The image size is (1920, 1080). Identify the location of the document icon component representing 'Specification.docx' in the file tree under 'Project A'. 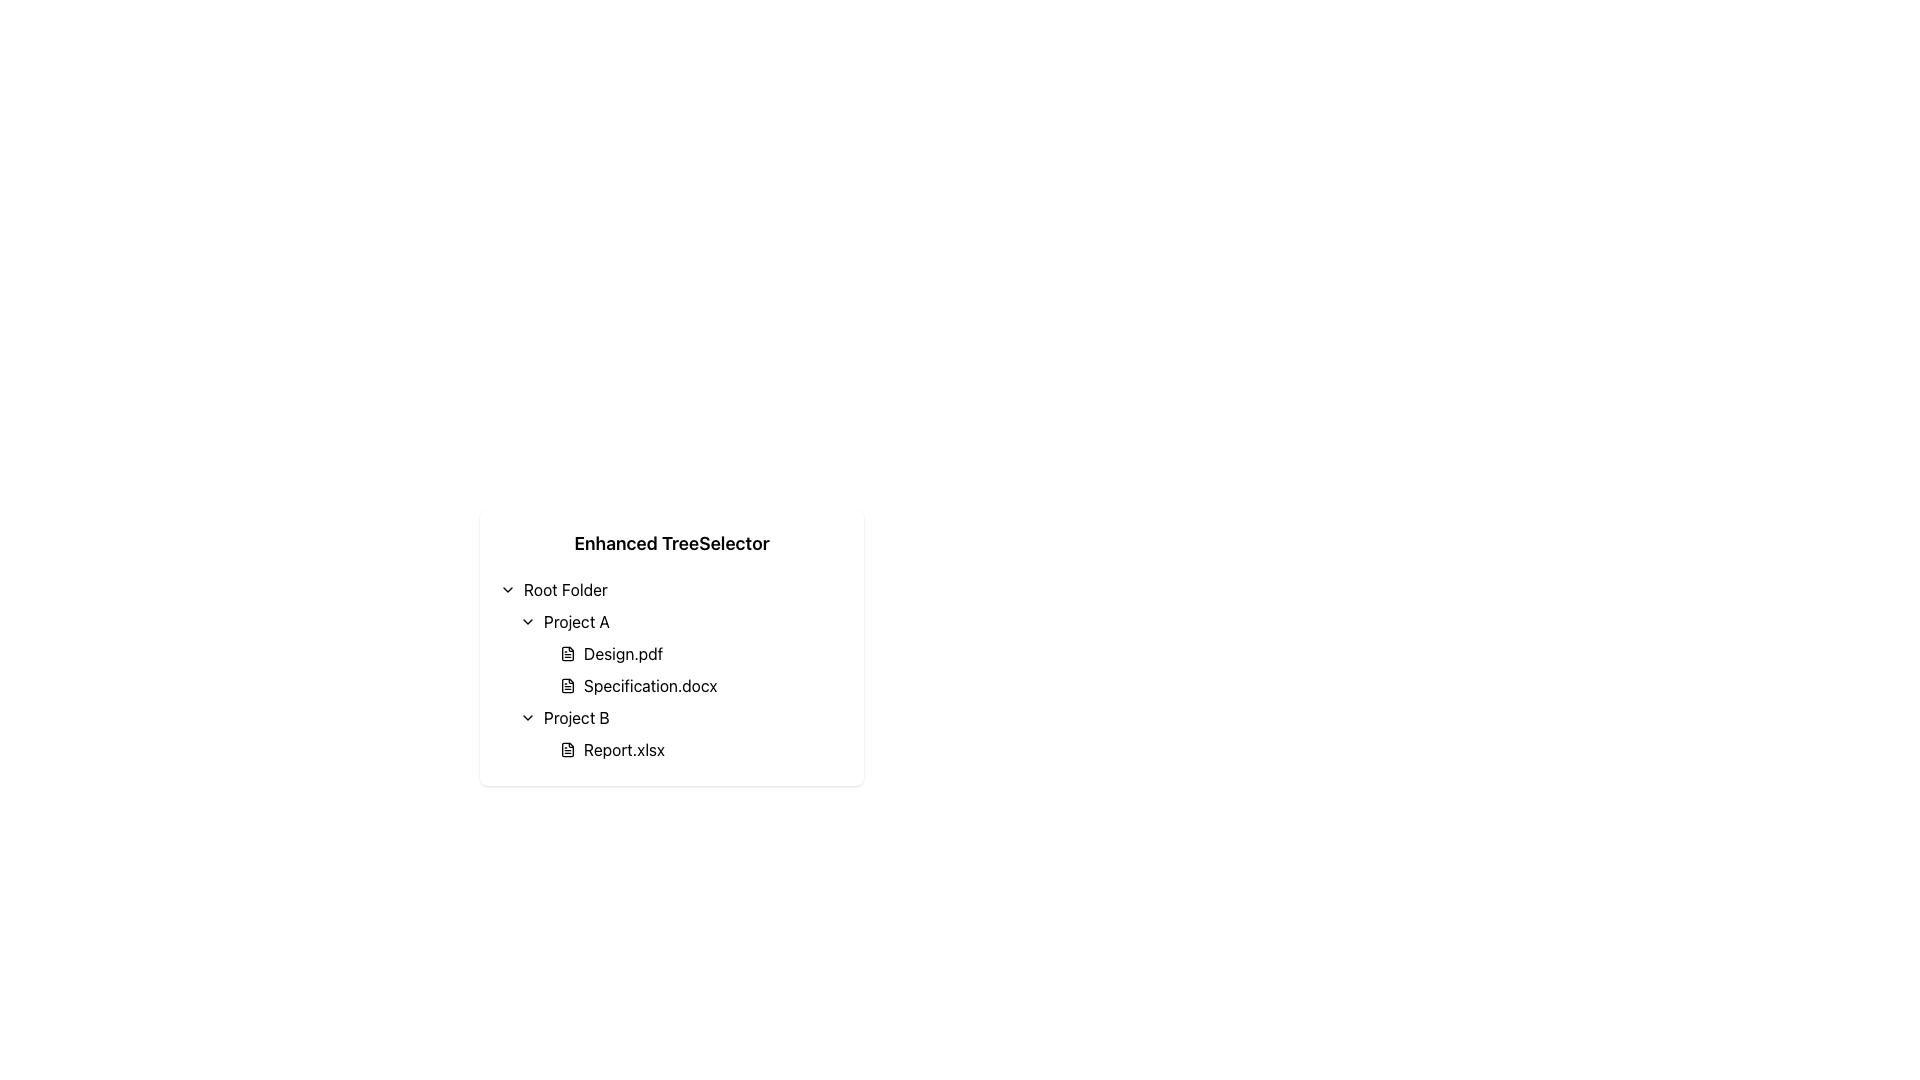
(566, 685).